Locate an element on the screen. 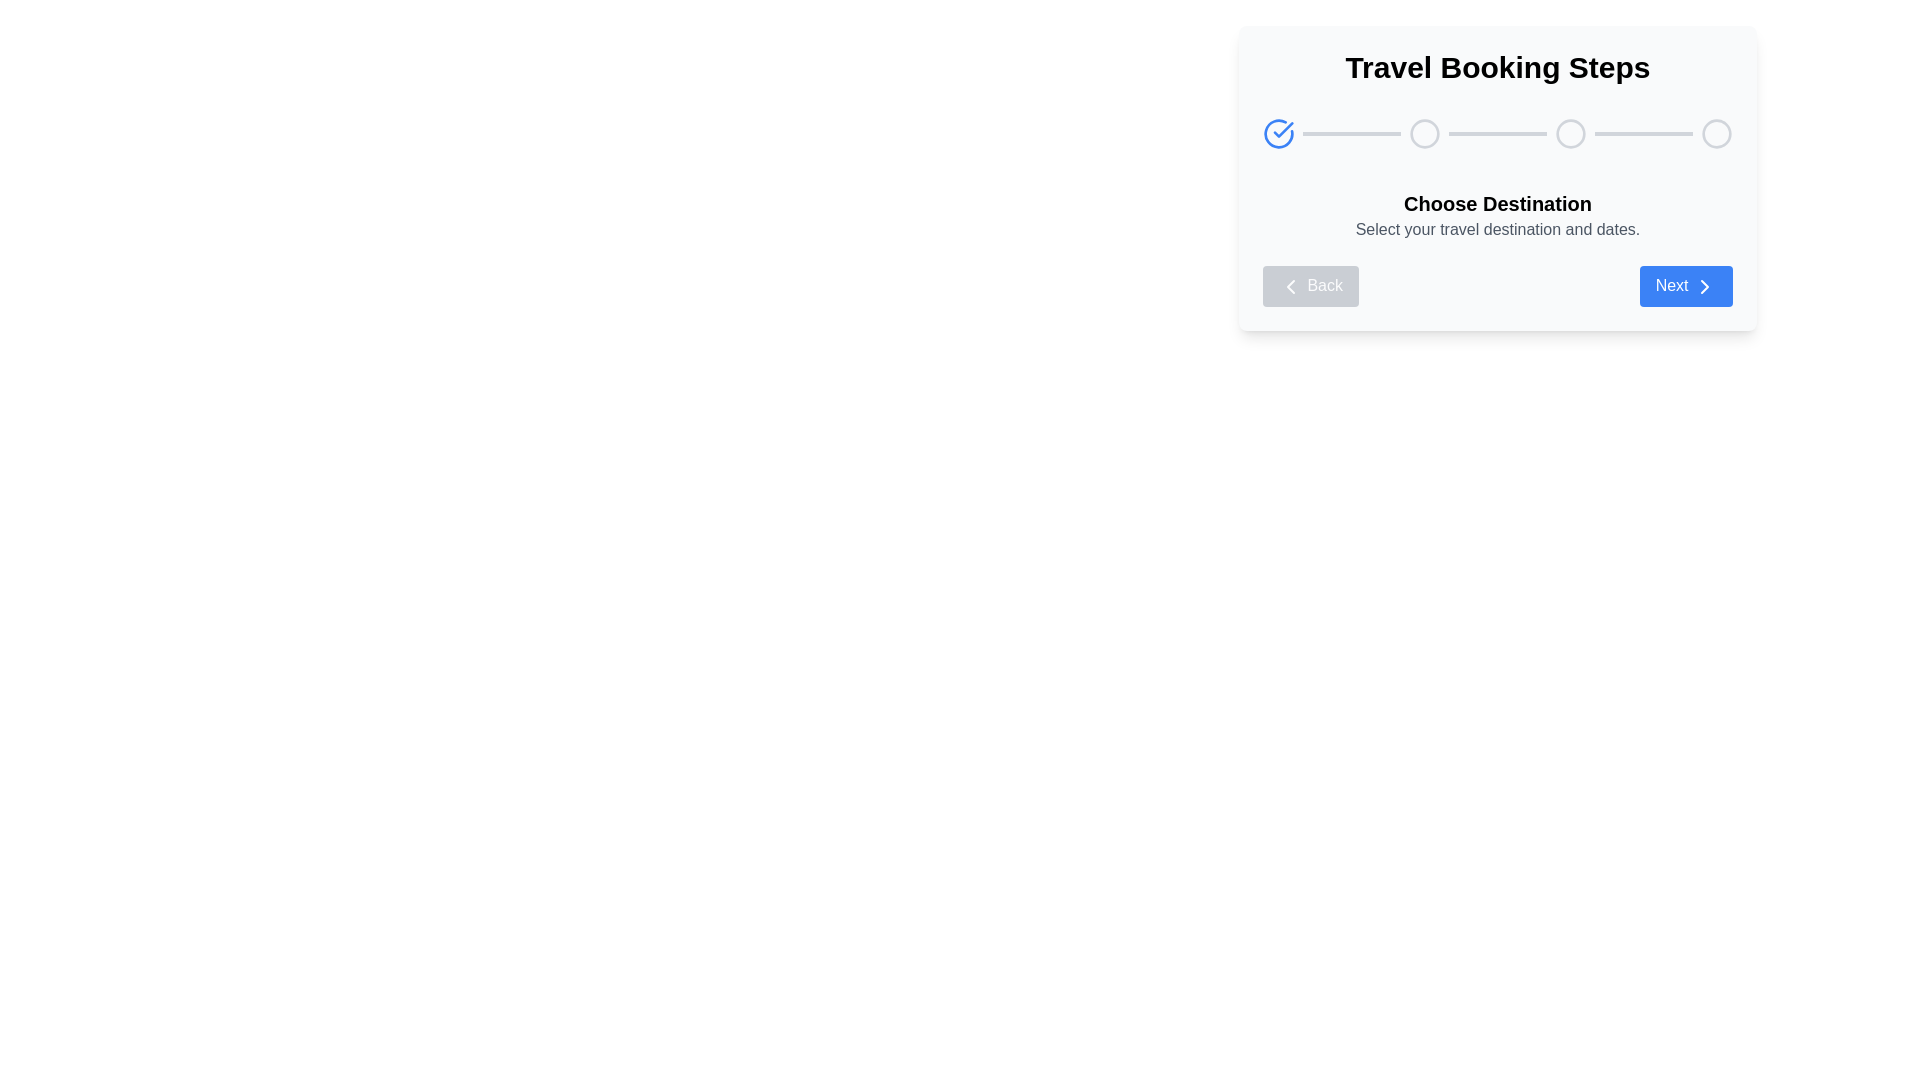  the second circular step indicator in the step progression bar, which visually signifies a step in a sequence or process is located at coordinates (1569, 134).